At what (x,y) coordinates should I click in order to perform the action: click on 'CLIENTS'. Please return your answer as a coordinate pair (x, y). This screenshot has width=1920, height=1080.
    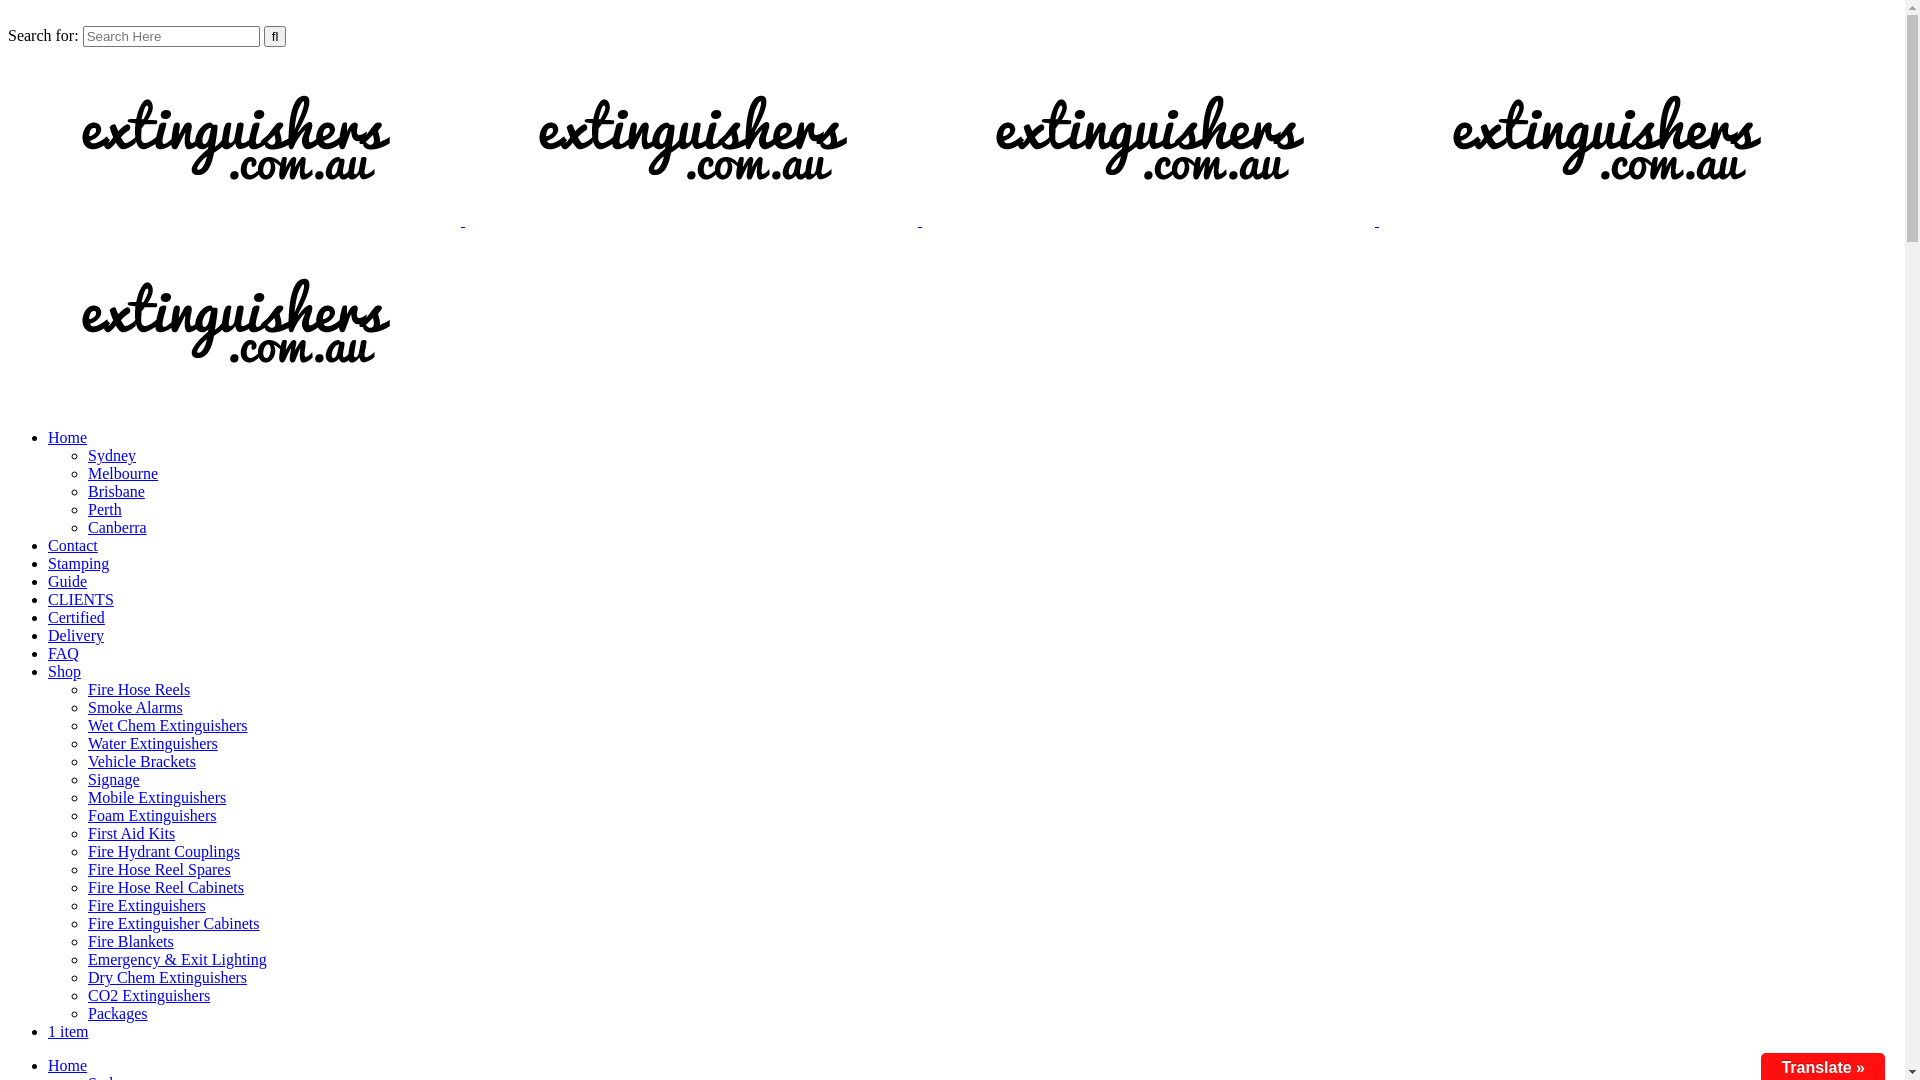
    Looking at the image, I should click on (80, 598).